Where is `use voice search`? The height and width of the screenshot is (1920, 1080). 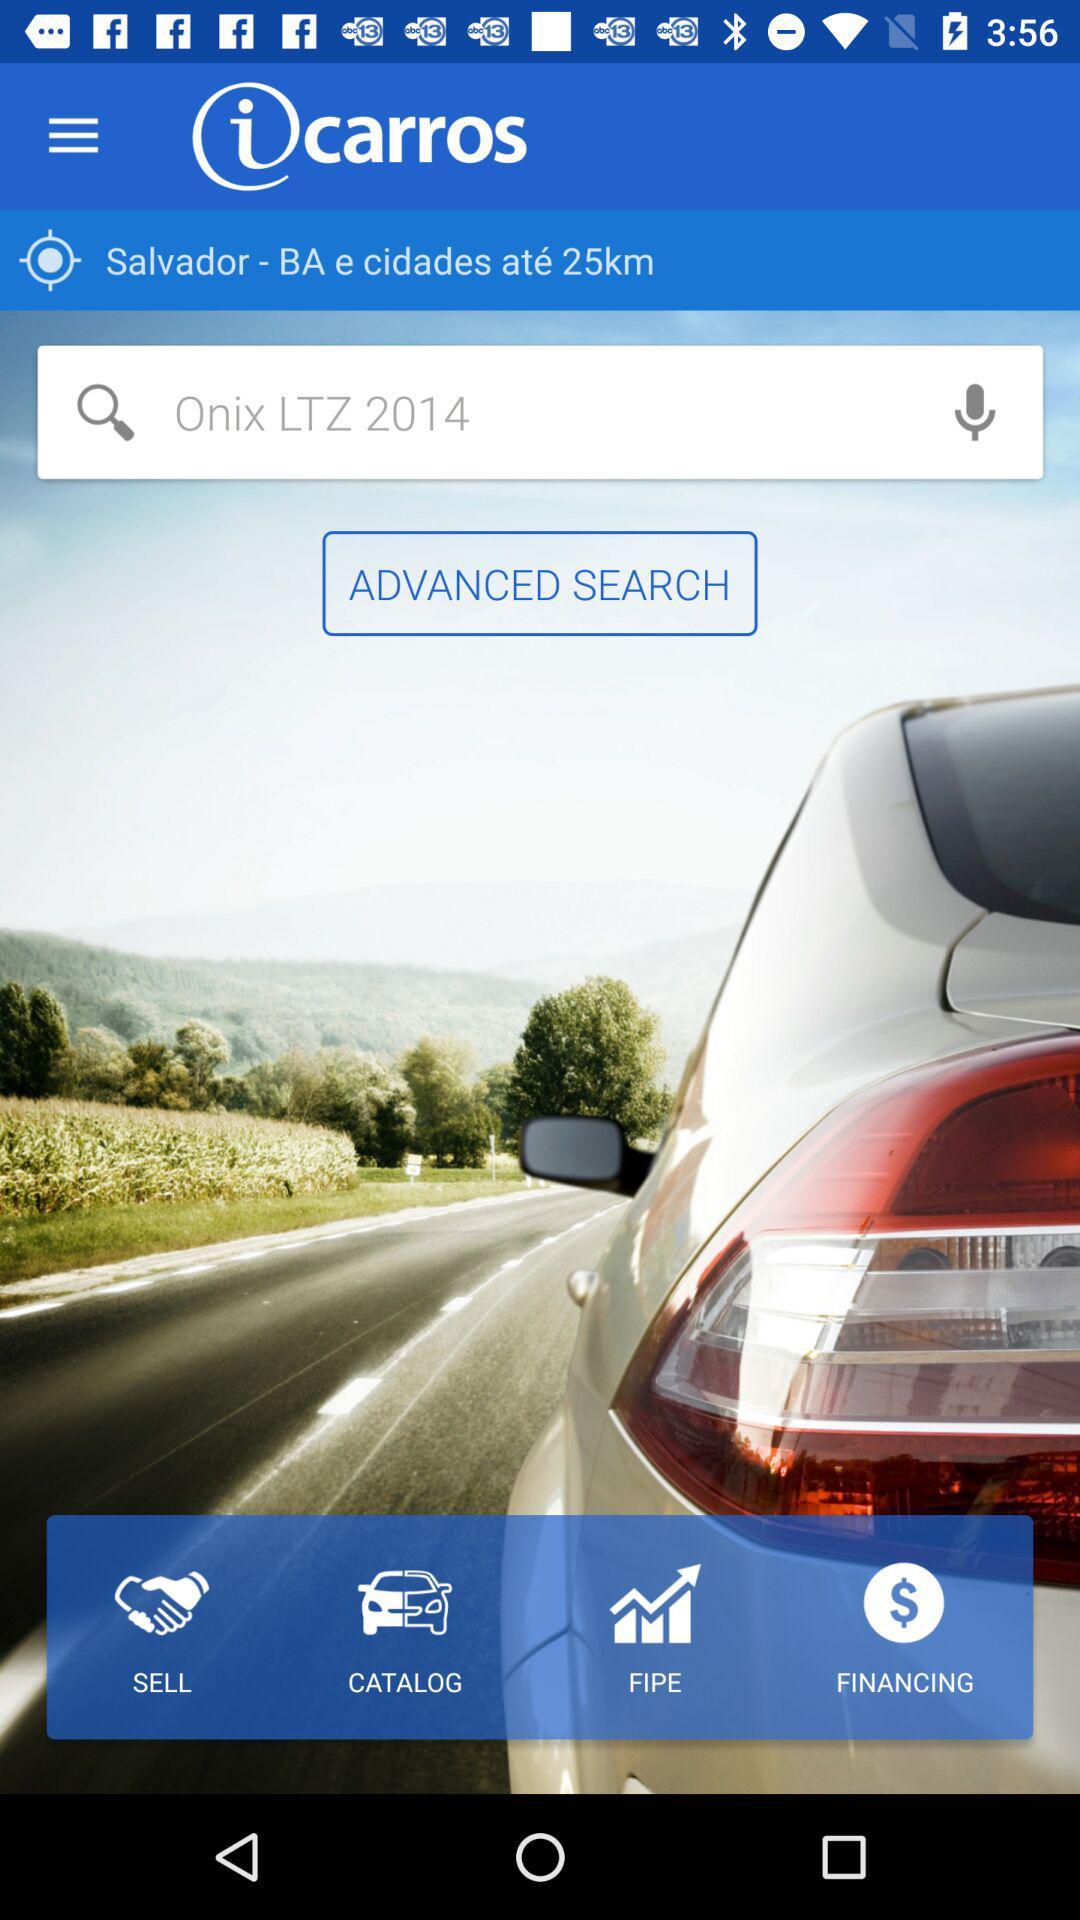
use voice search is located at coordinates (974, 411).